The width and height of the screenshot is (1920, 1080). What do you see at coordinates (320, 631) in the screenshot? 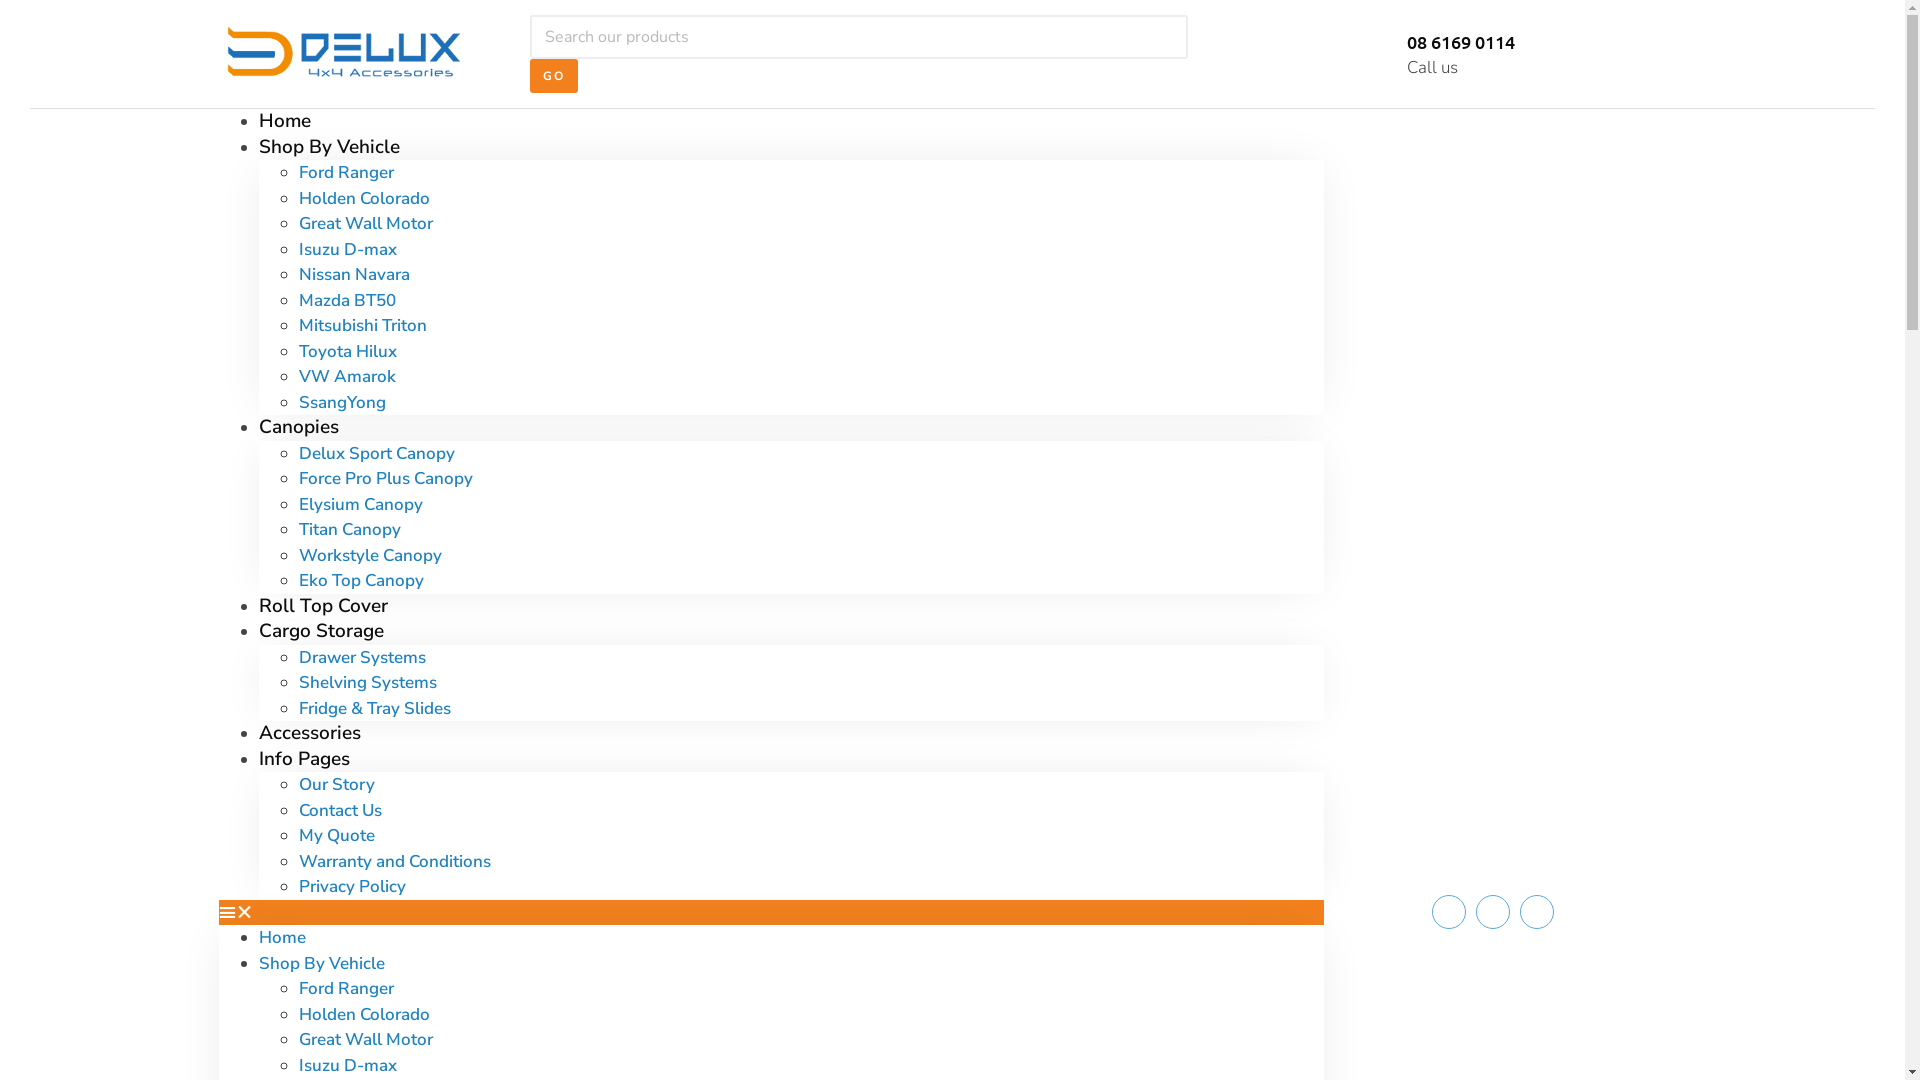
I see `'Cargo Storage'` at bounding box center [320, 631].